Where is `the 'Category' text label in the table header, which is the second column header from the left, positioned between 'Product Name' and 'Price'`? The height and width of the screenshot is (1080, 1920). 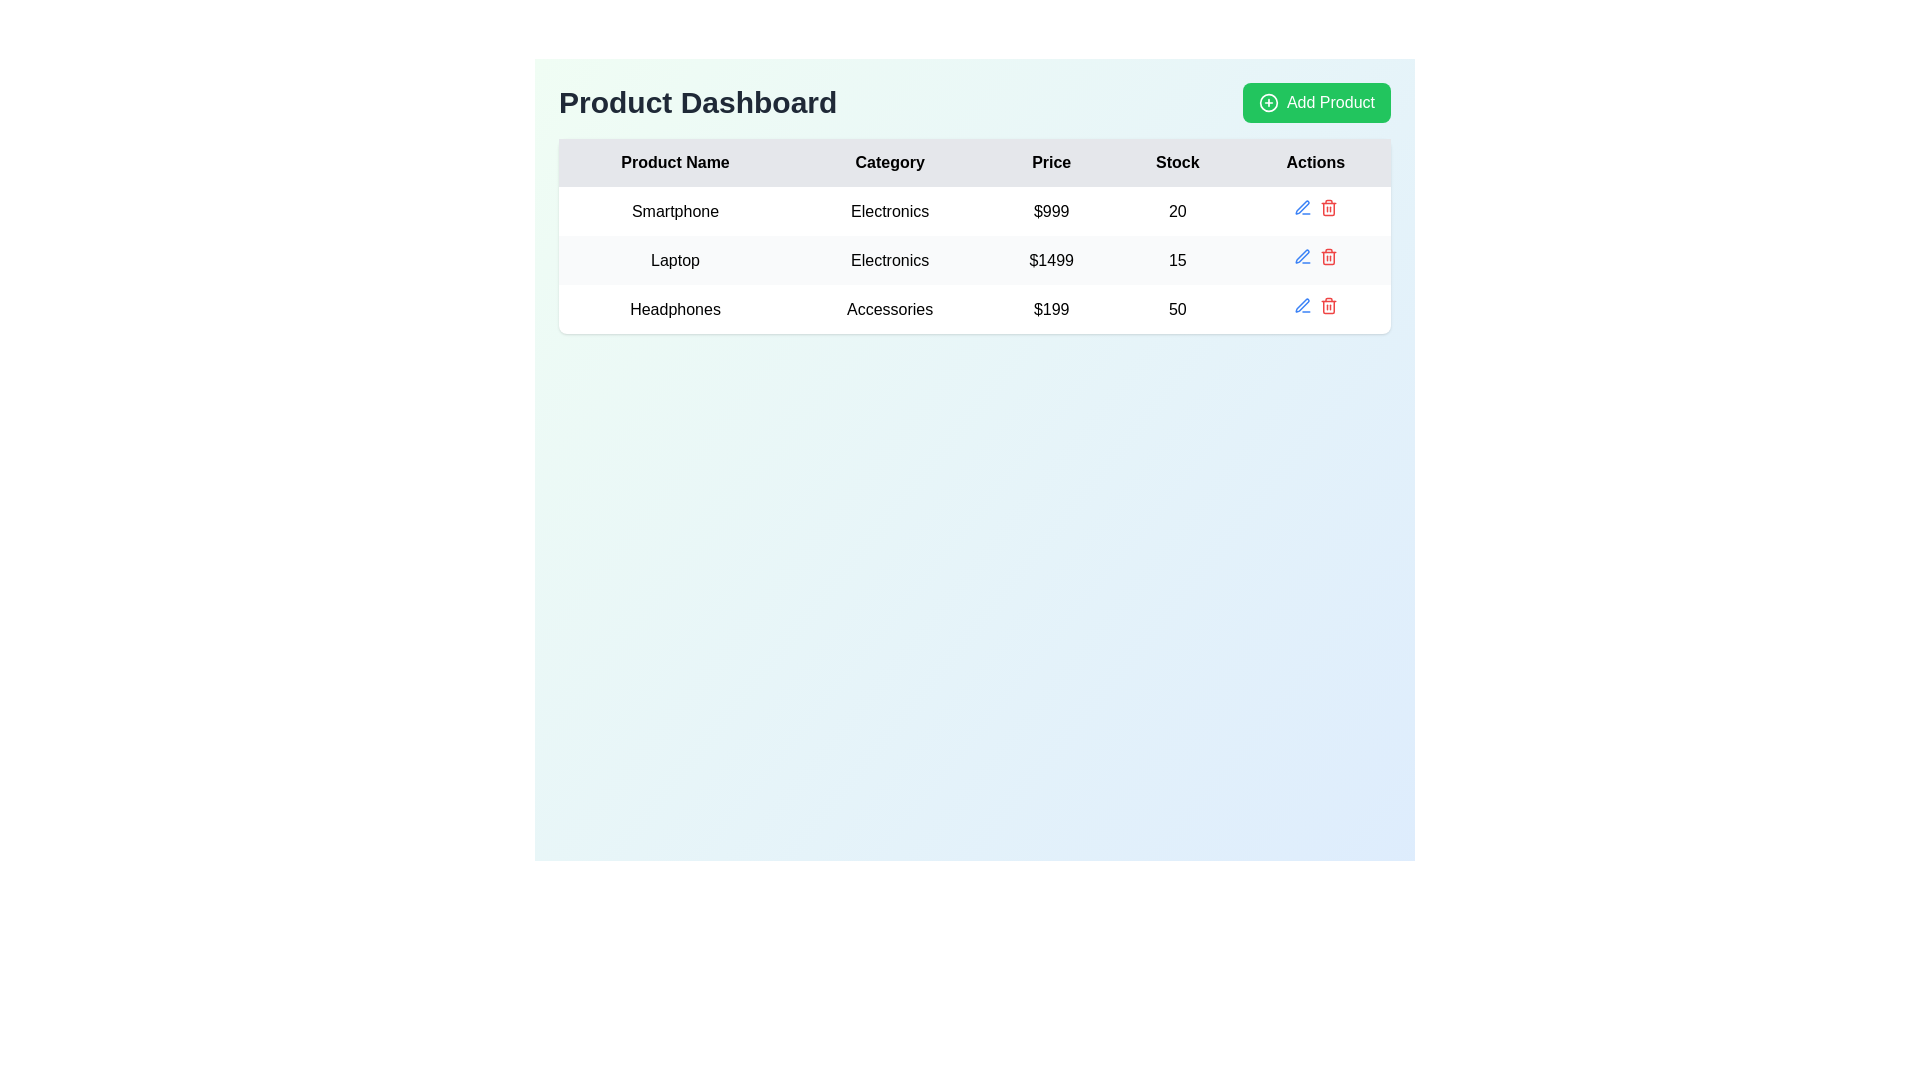
the 'Category' text label in the table header, which is the second column header from the left, positioned between 'Product Name' and 'Price' is located at coordinates (889, 161).